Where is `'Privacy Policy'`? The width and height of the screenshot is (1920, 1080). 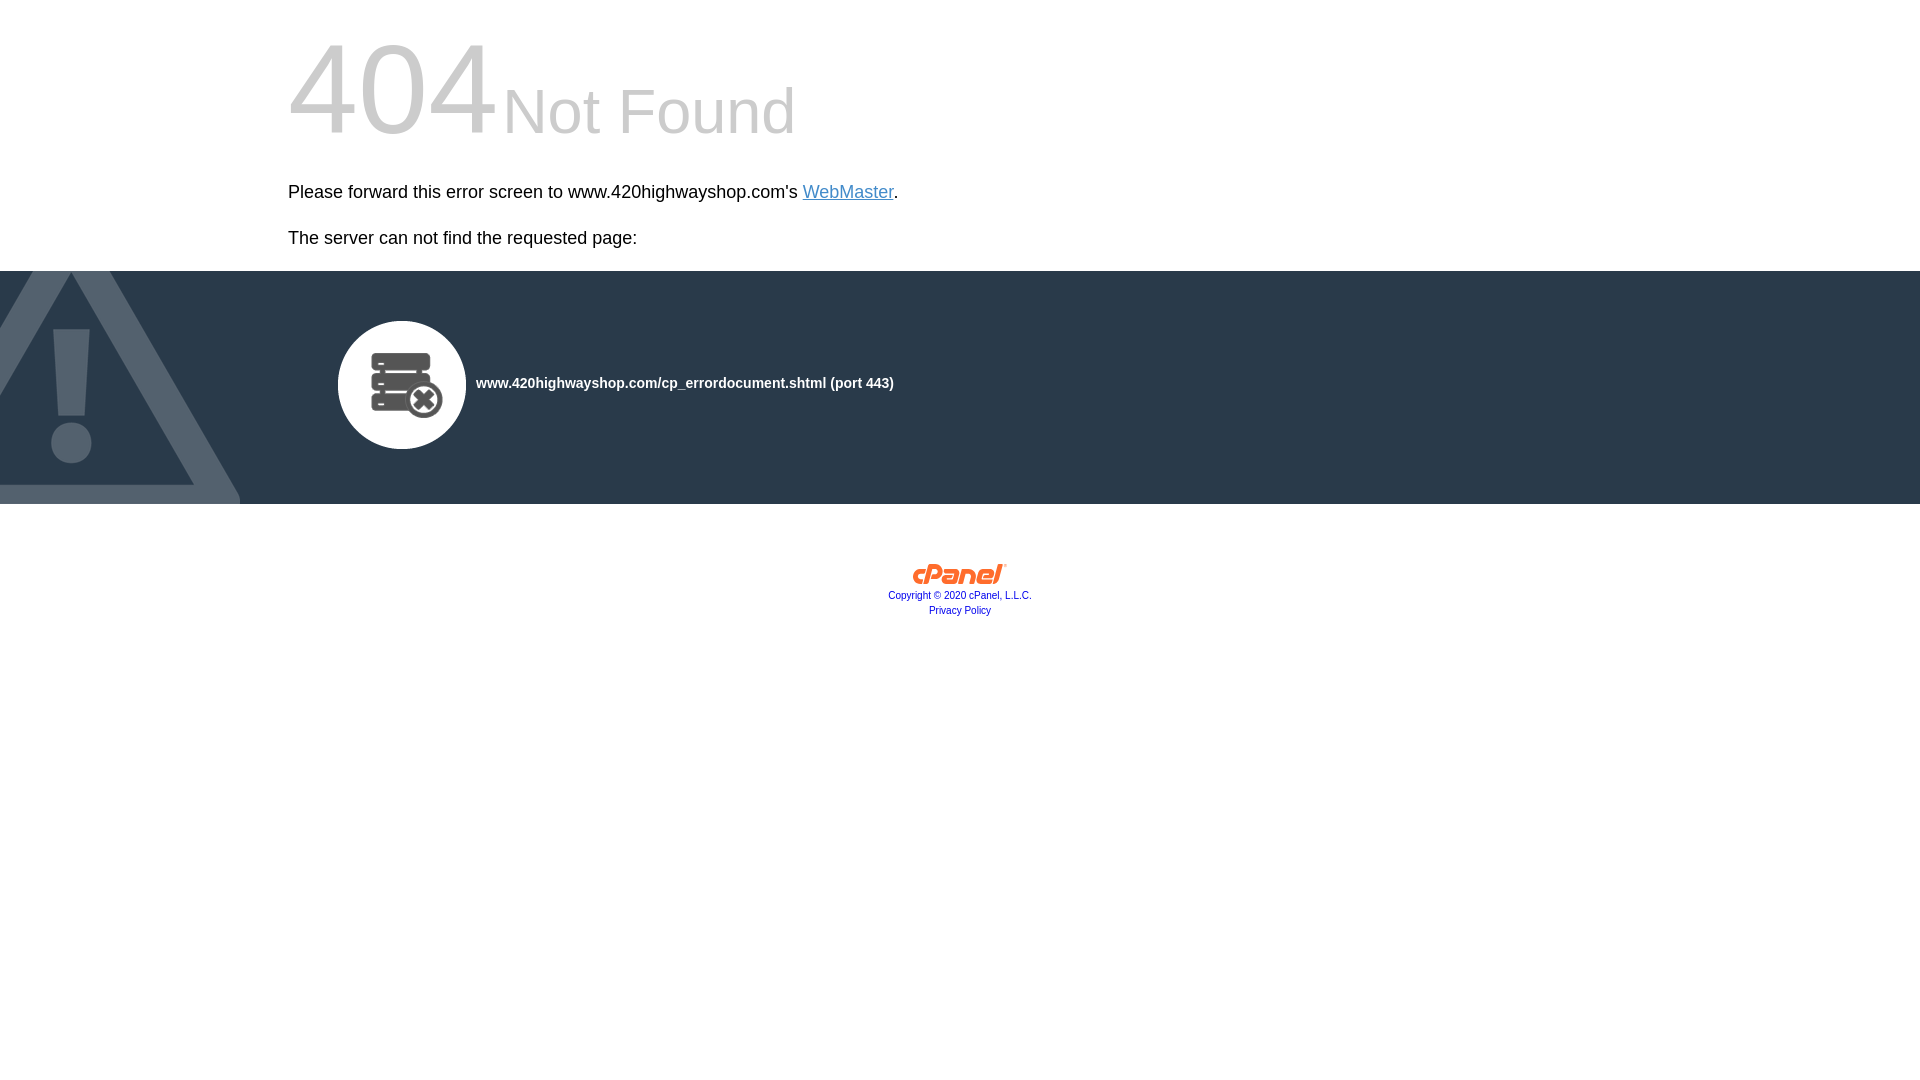
'Privacy Policy' is located at coordinates (960, 609).